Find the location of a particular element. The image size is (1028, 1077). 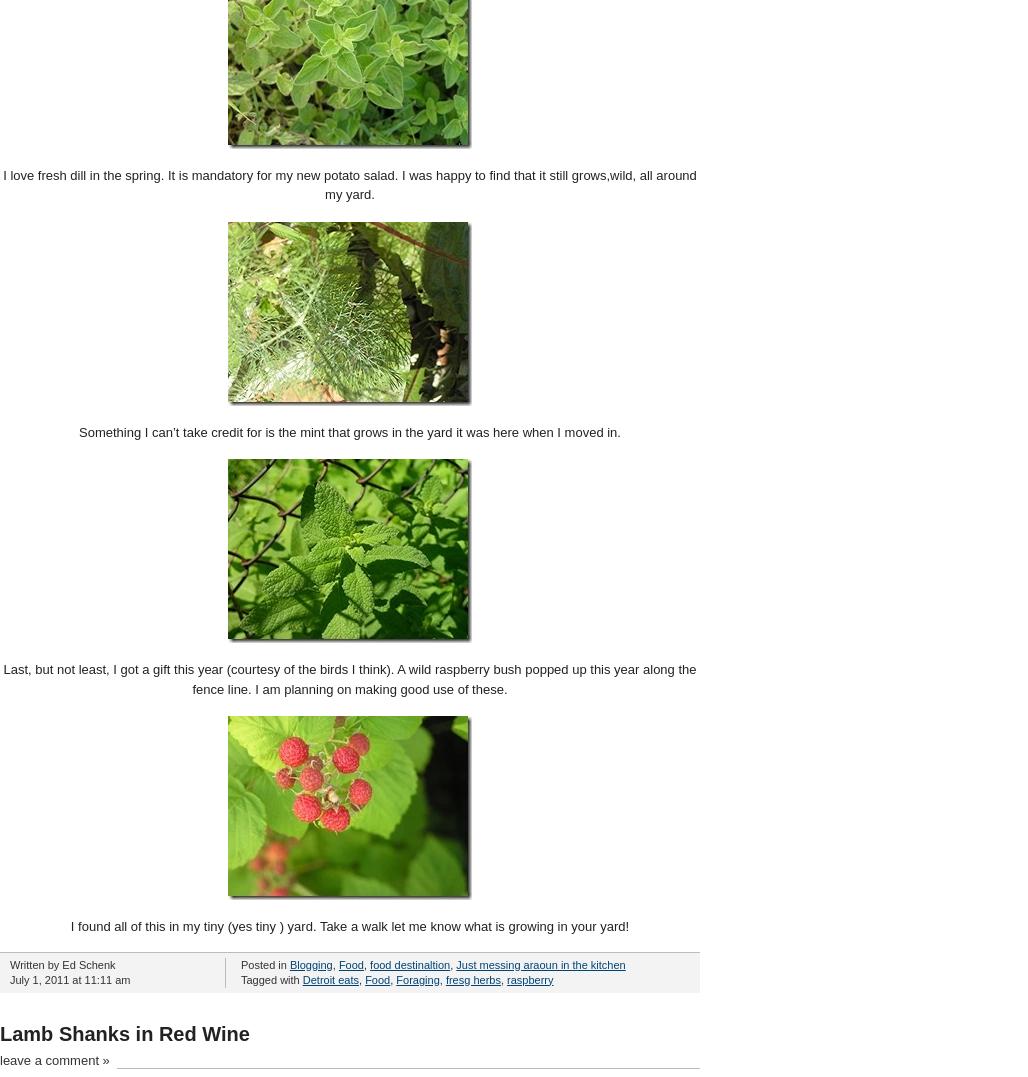

'I found all of this in my tiny (yes tiny ) yard. Take a walk let me know what is growing in your yard!' is located at coordinates (348, 925).